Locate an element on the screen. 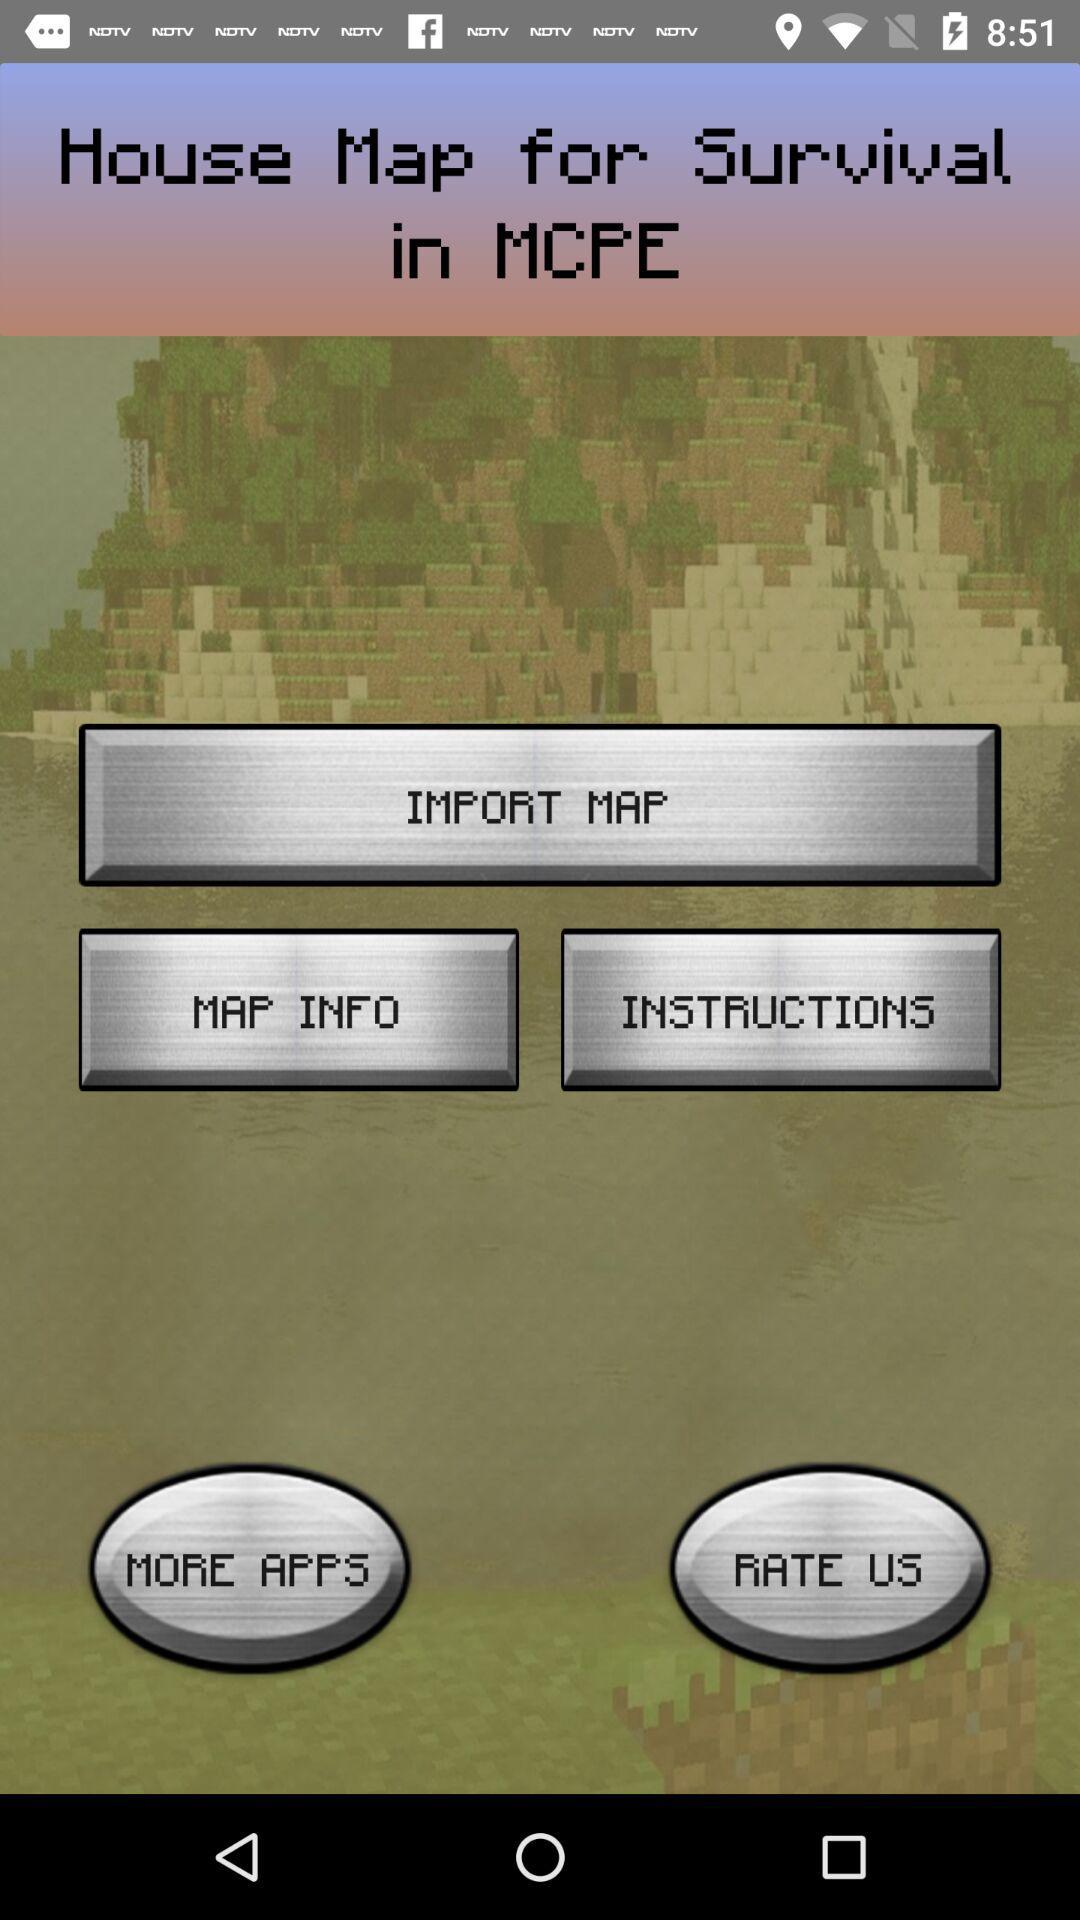 The image size is (1080, 1920). instructions is located at coordinates (780, 1009).